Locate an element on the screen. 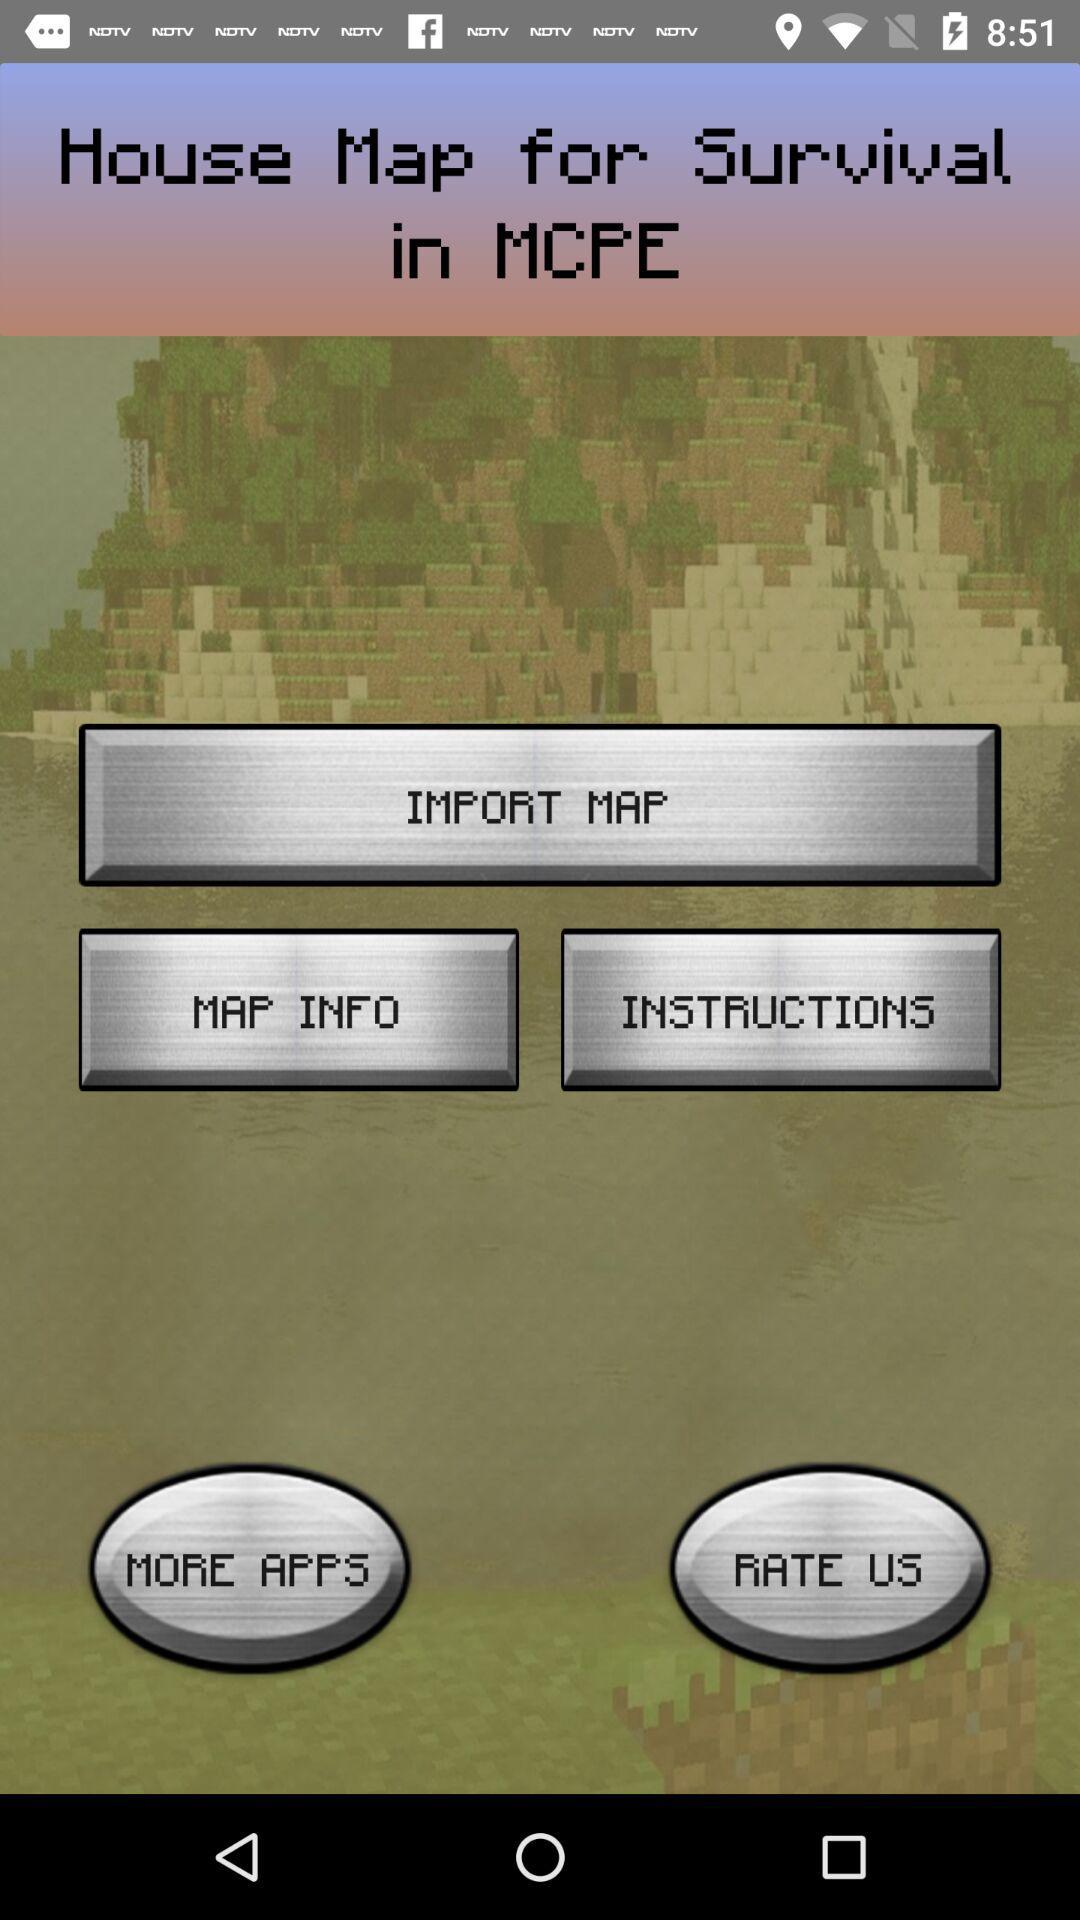 The image size is (1080, 1920). instructions is located at coordinates (780, 1009).